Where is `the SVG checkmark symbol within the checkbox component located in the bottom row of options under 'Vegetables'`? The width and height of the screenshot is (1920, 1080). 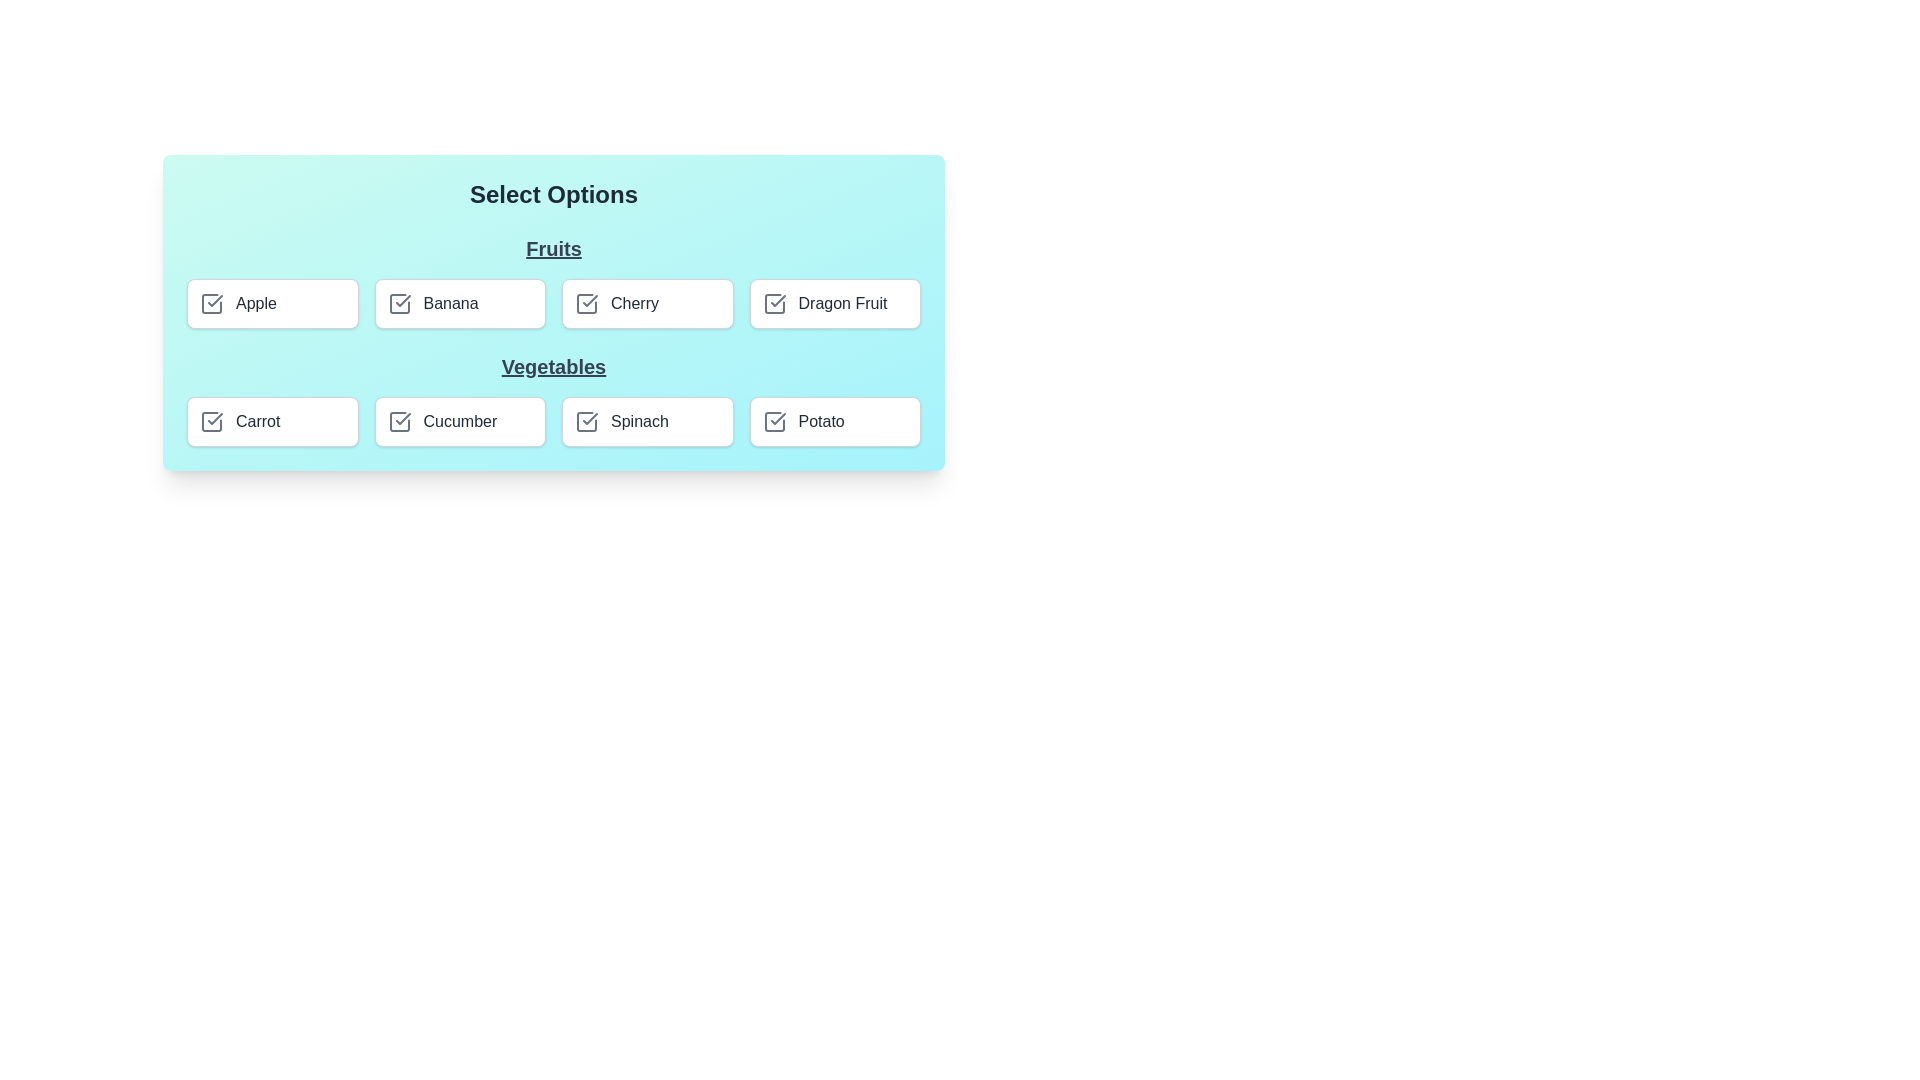
the SVG checkmark symbol within the checkbox component located in the bottom row of options under 'Vegetables' is located at coordinates (776, 418).